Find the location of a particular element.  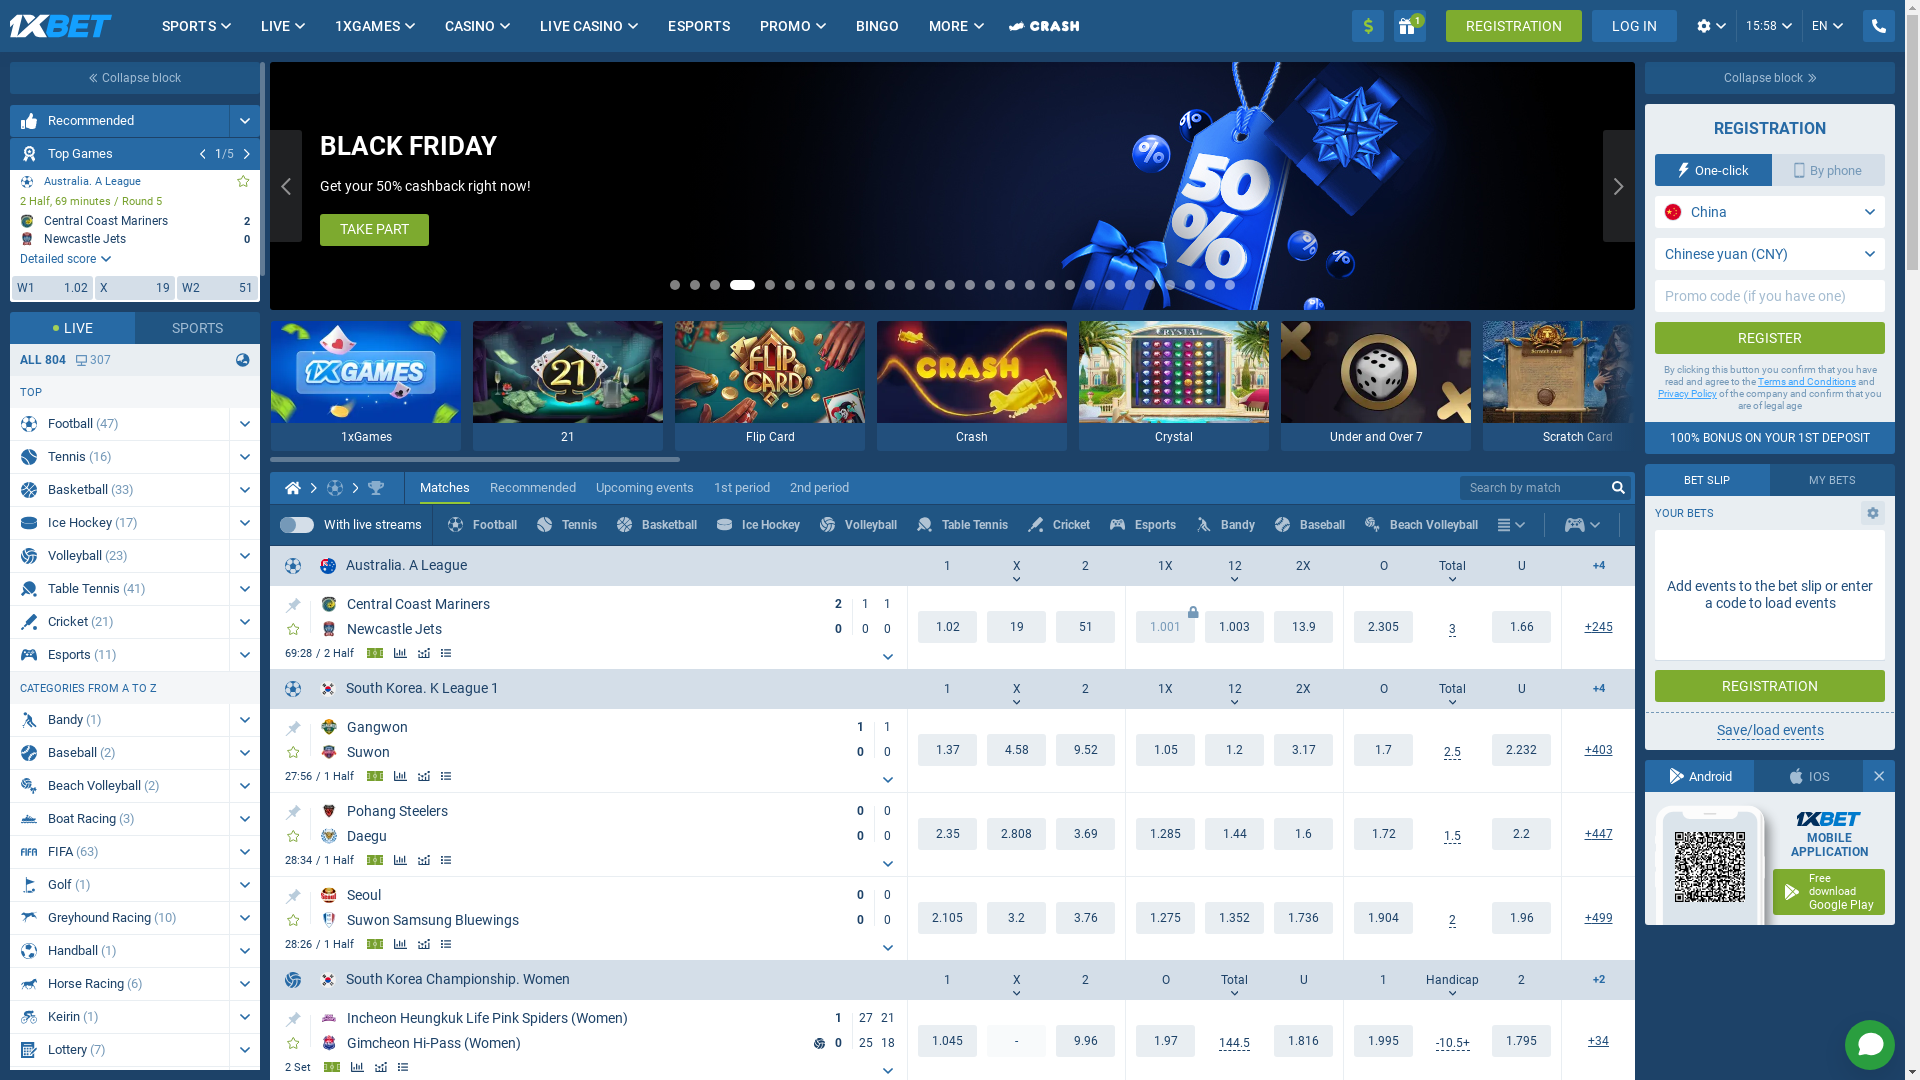

'2.2' is located at coordinates (1492, 833).